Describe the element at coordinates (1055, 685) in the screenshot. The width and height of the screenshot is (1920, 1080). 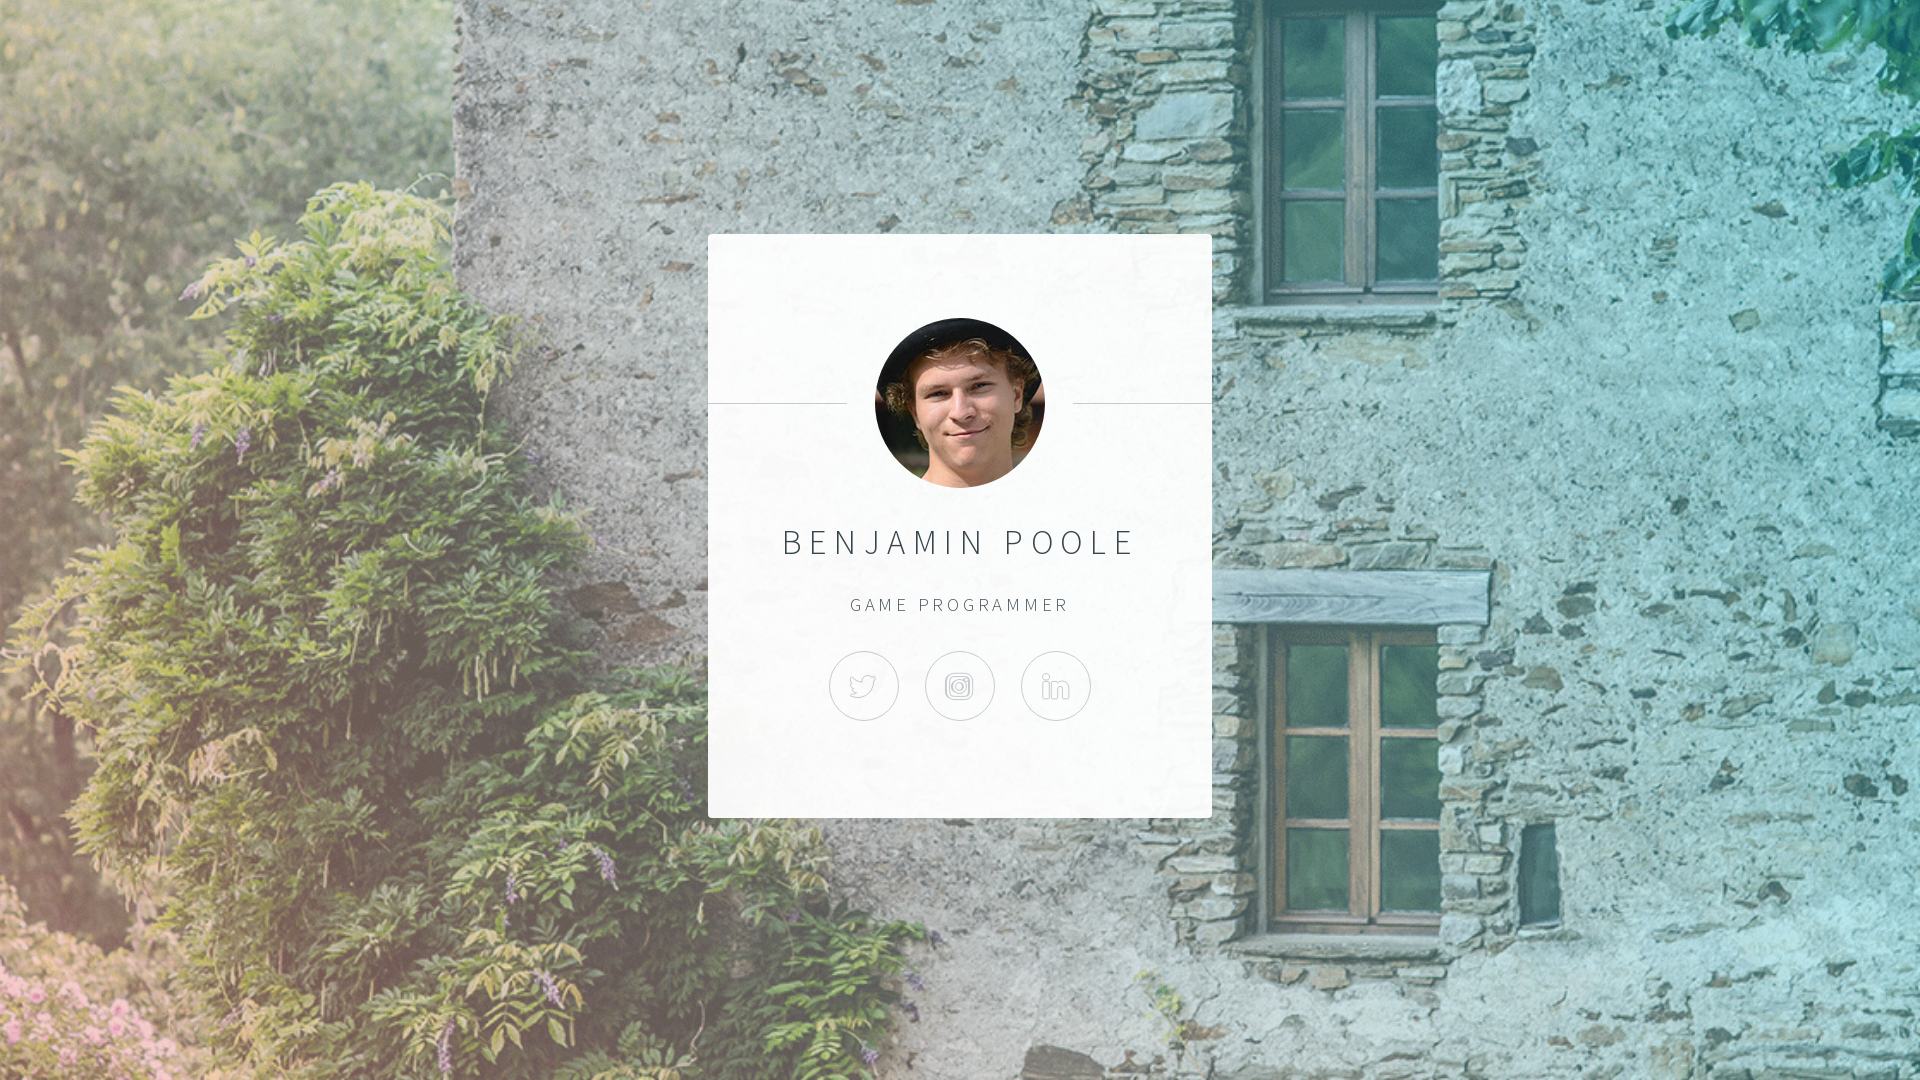
I see `'LINKED-IN'` at that location.